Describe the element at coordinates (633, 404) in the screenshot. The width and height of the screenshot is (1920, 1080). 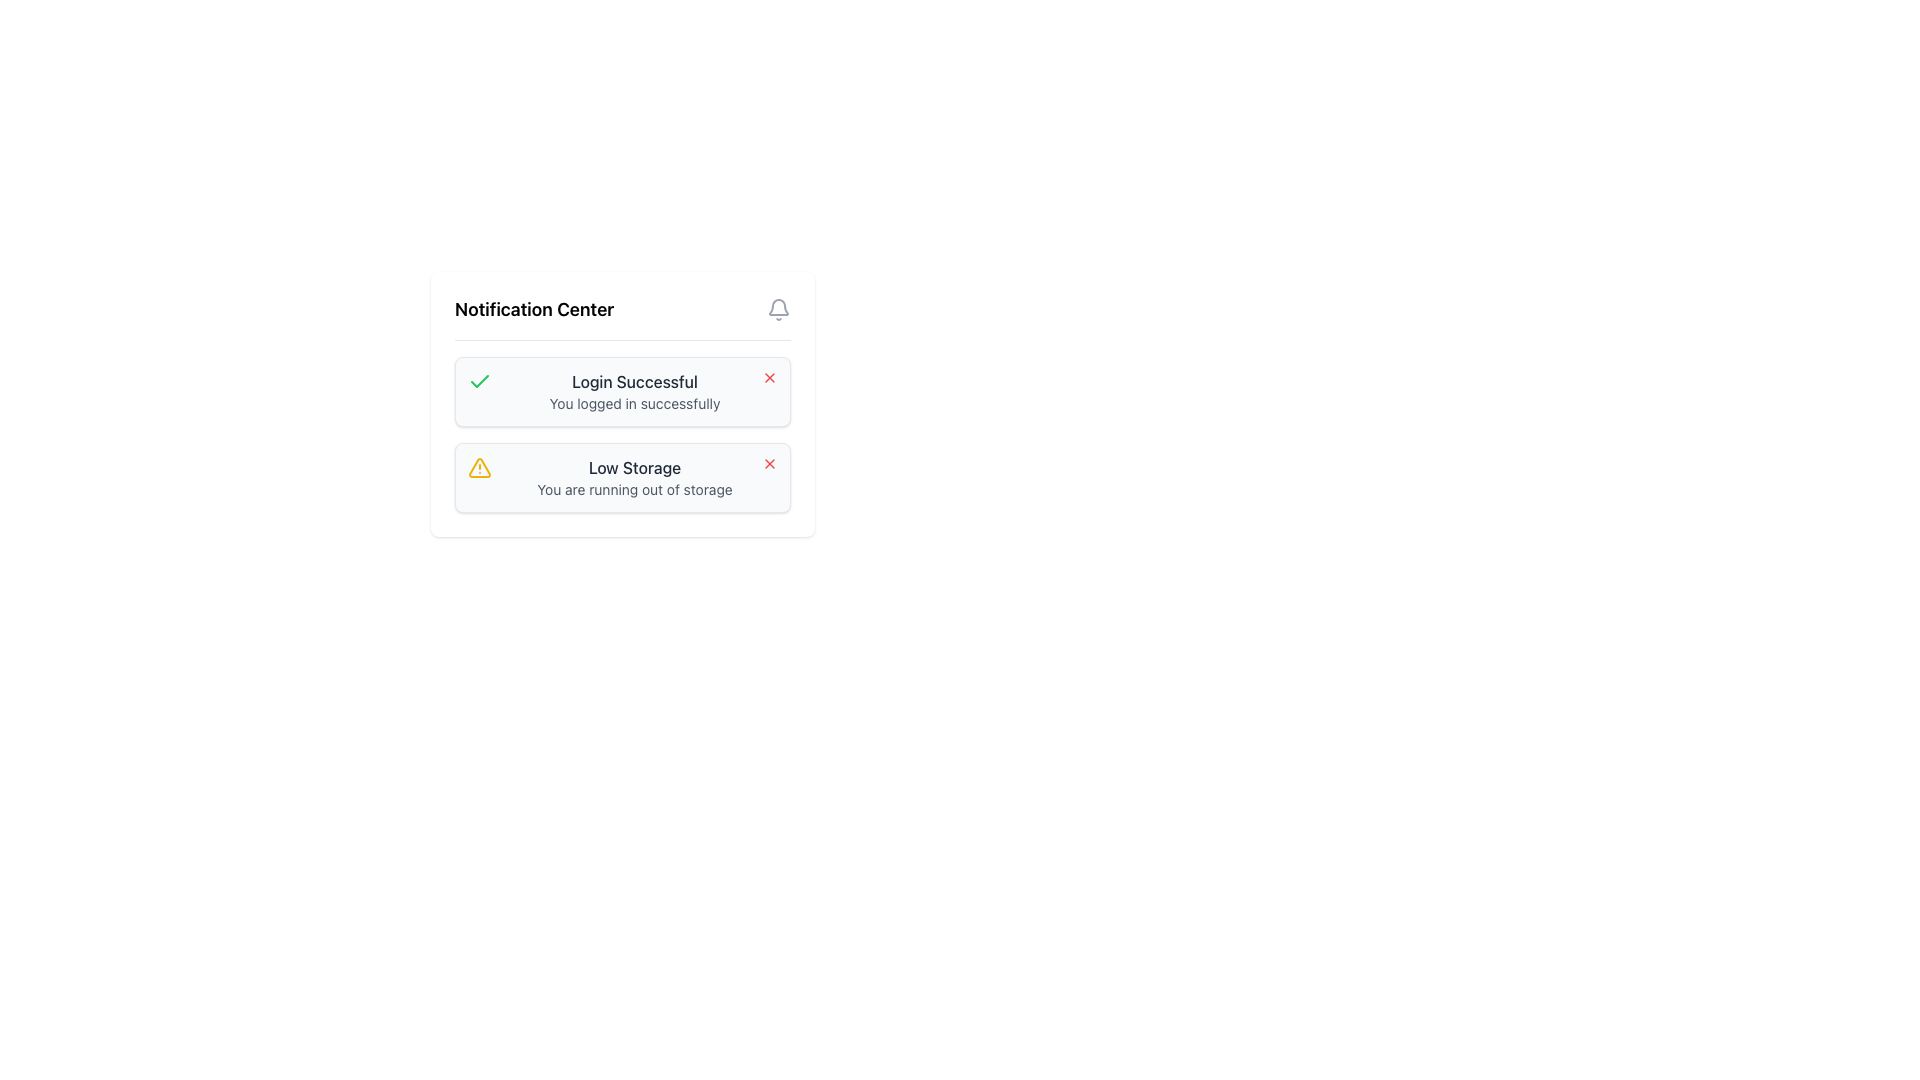
I see `the Text Label that provides feedback about the successful login, located below the 'Login Successful' title in the notification card` at that location.